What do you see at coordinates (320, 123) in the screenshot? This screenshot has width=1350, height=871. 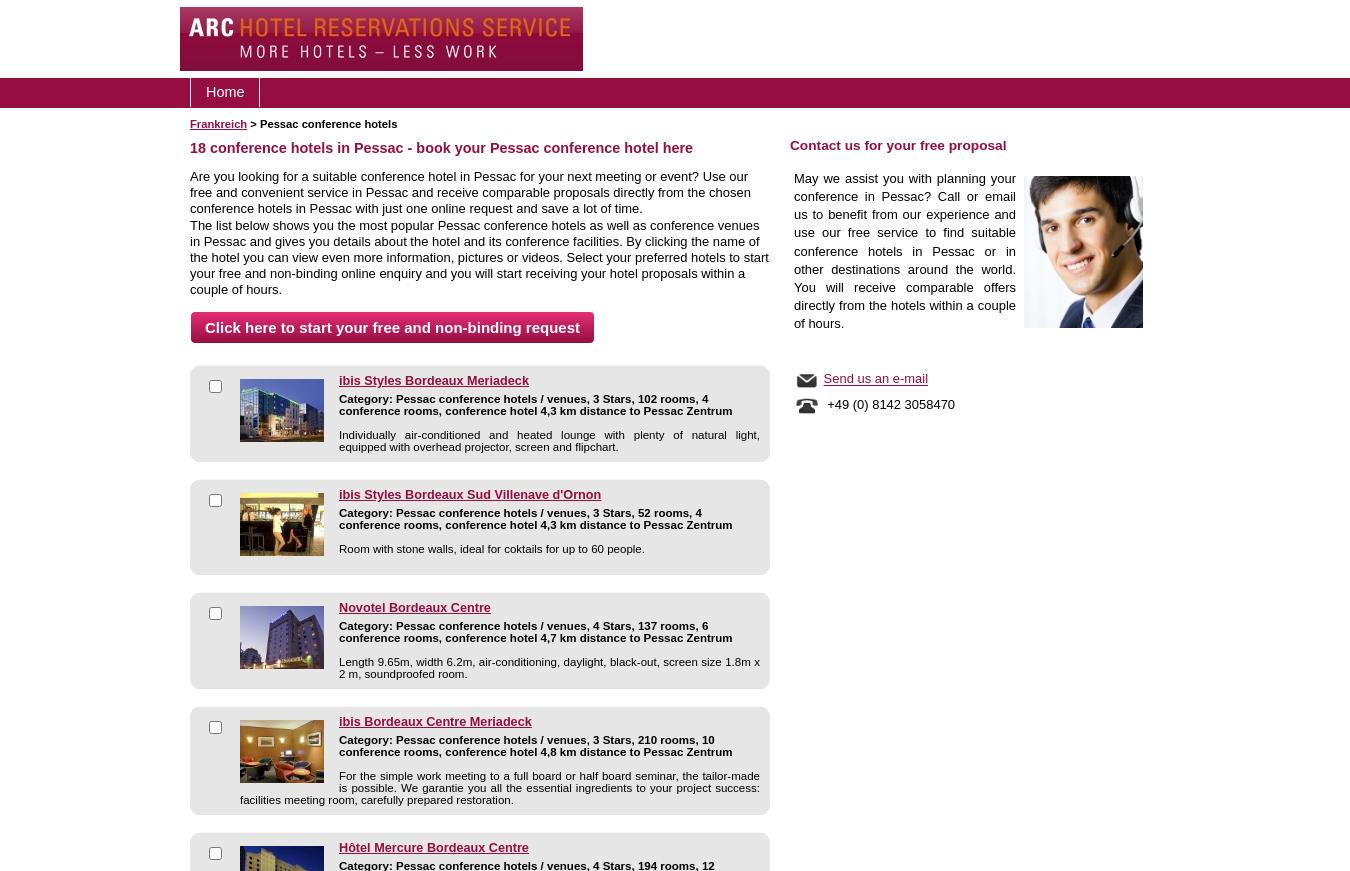 I see `'> Pessac conference hotels'` at bounding box center [320, 123].